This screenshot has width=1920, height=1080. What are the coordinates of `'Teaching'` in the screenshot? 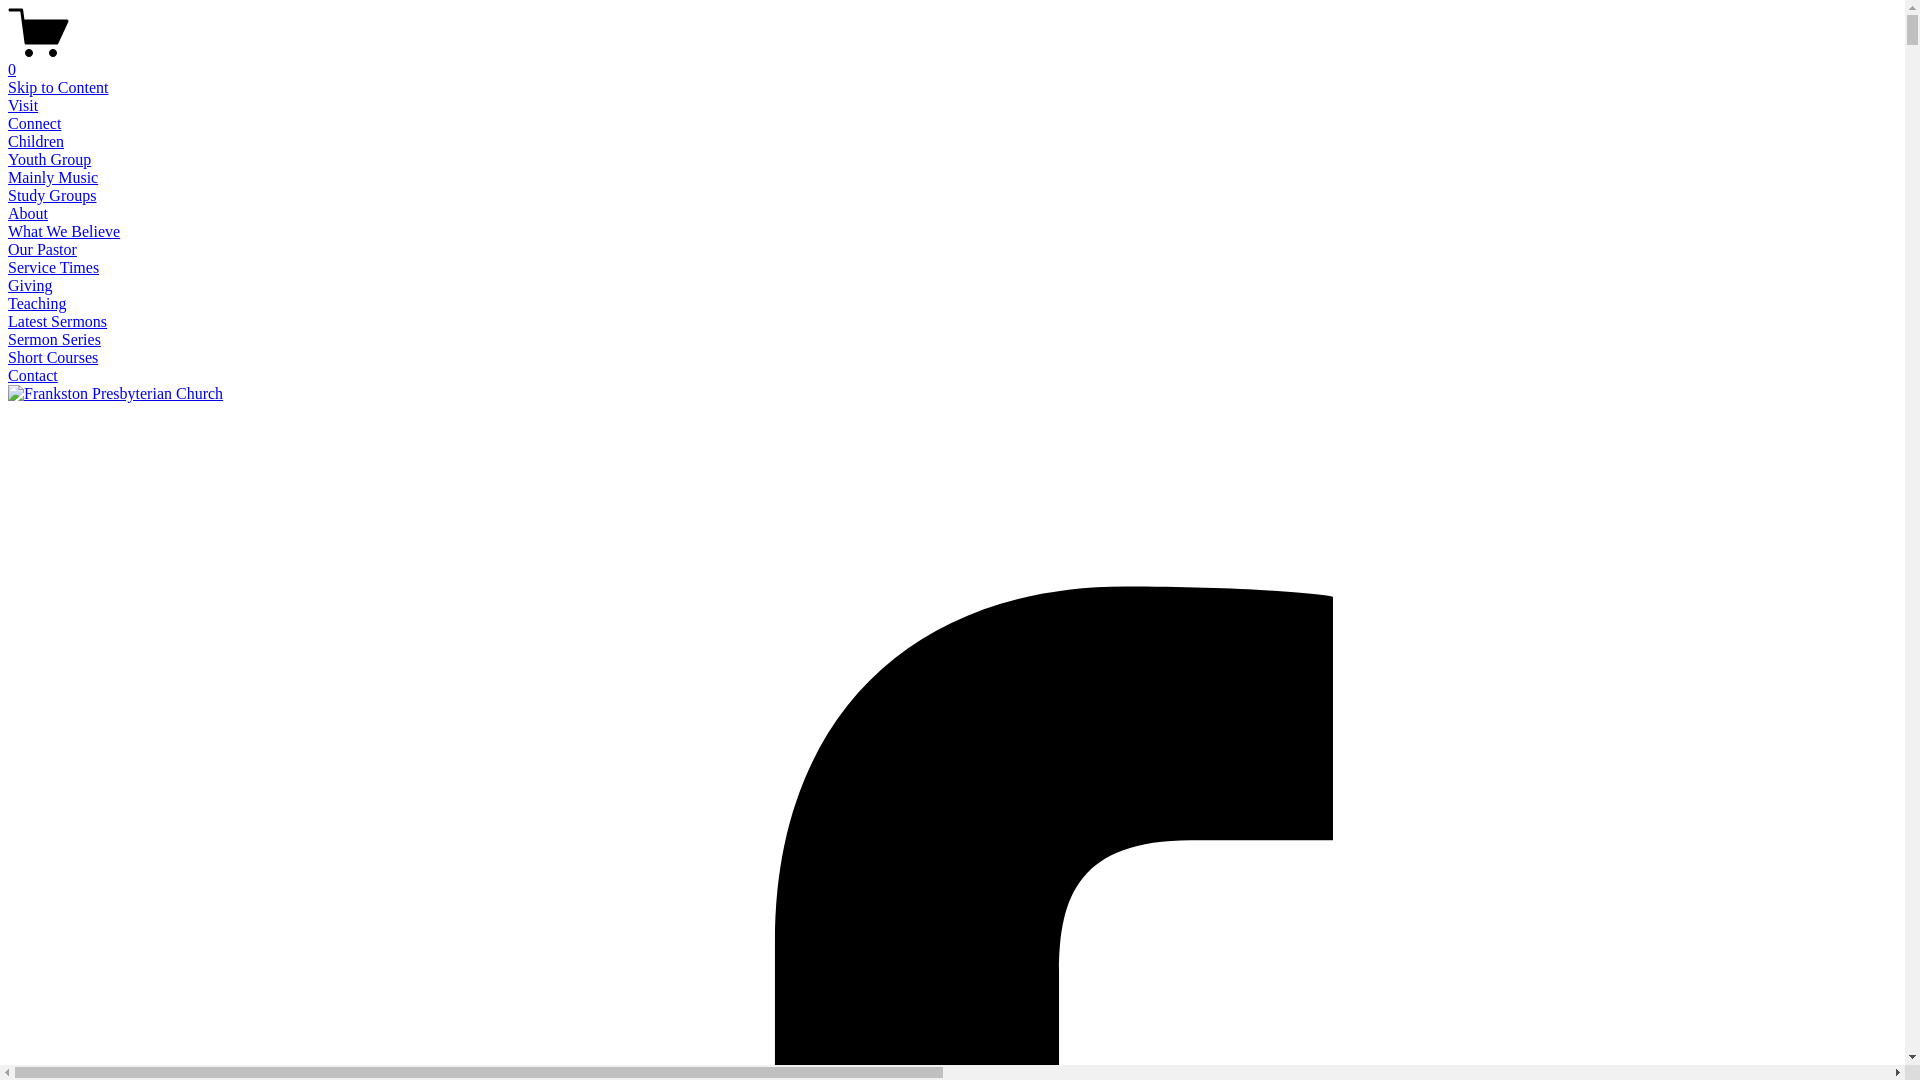 It's located at (37, 303).